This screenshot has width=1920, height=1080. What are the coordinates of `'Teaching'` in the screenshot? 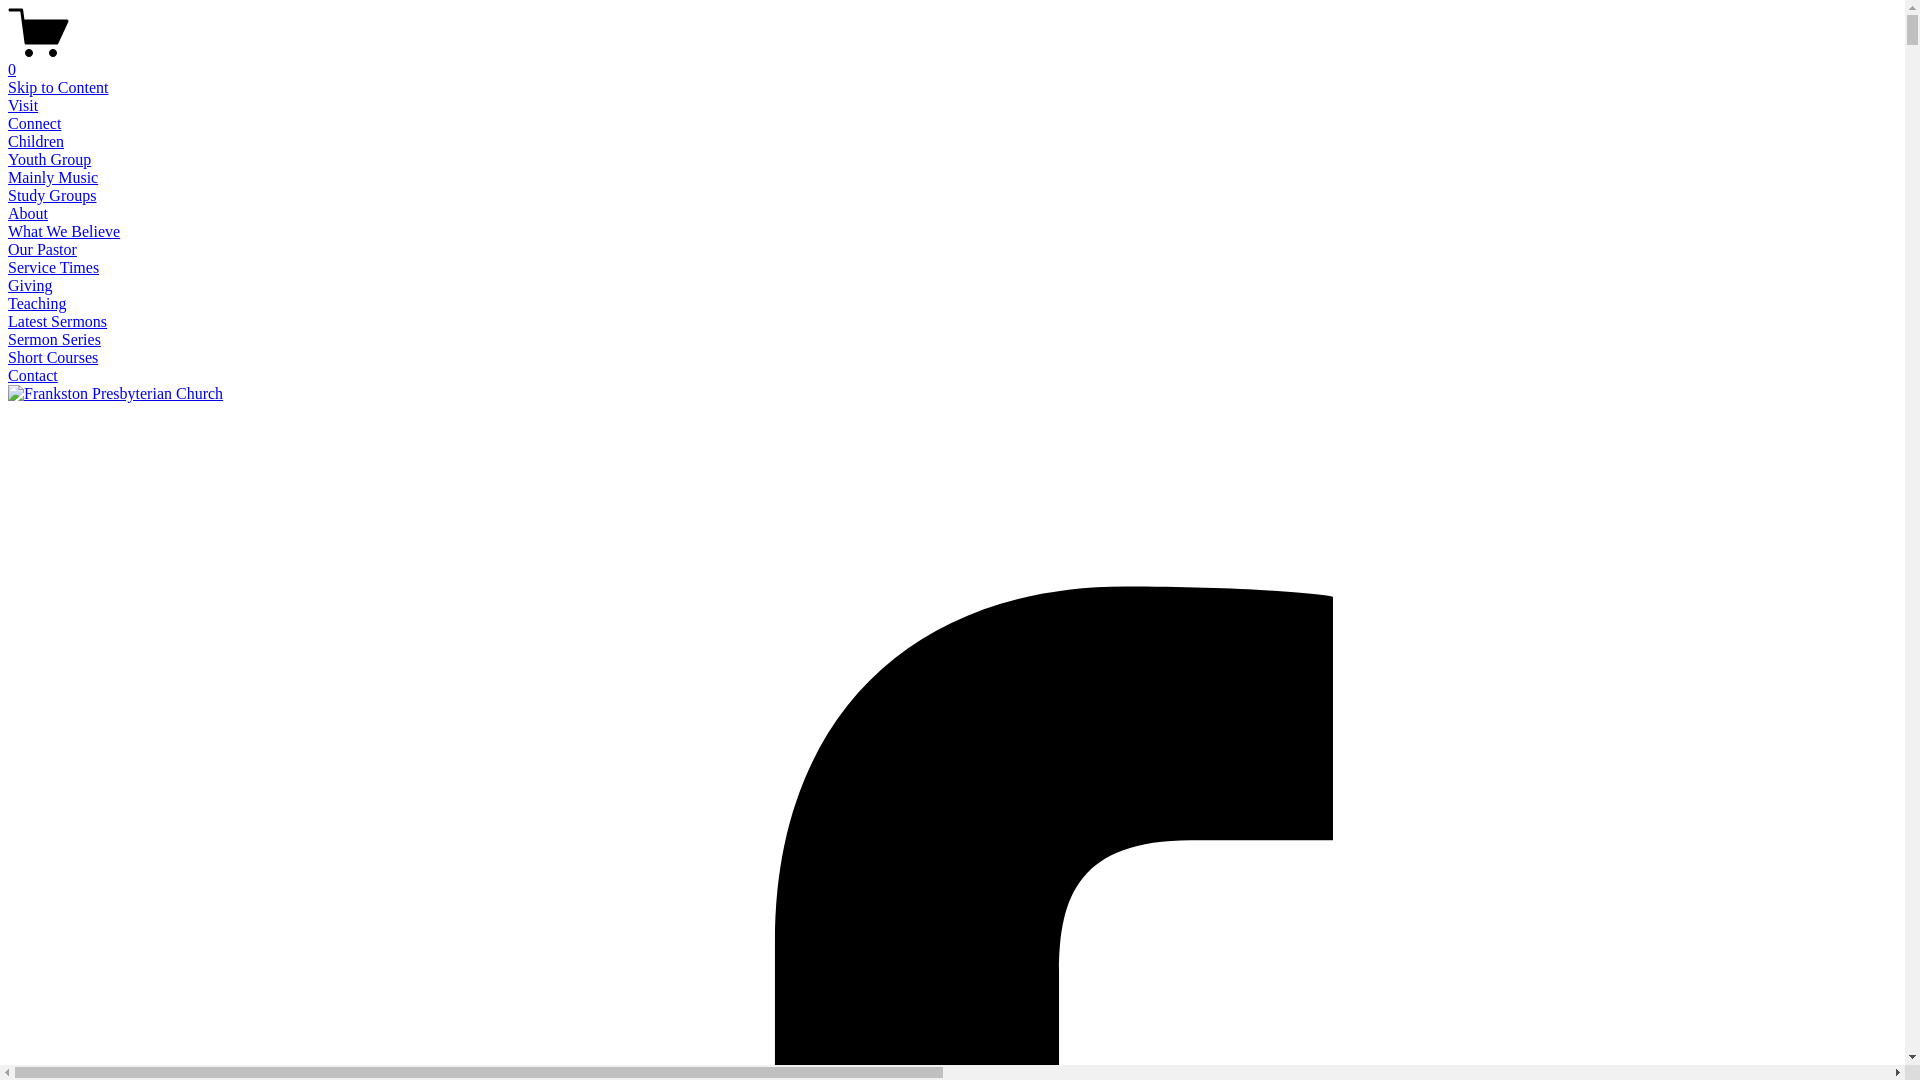 It's located at (37, 303).